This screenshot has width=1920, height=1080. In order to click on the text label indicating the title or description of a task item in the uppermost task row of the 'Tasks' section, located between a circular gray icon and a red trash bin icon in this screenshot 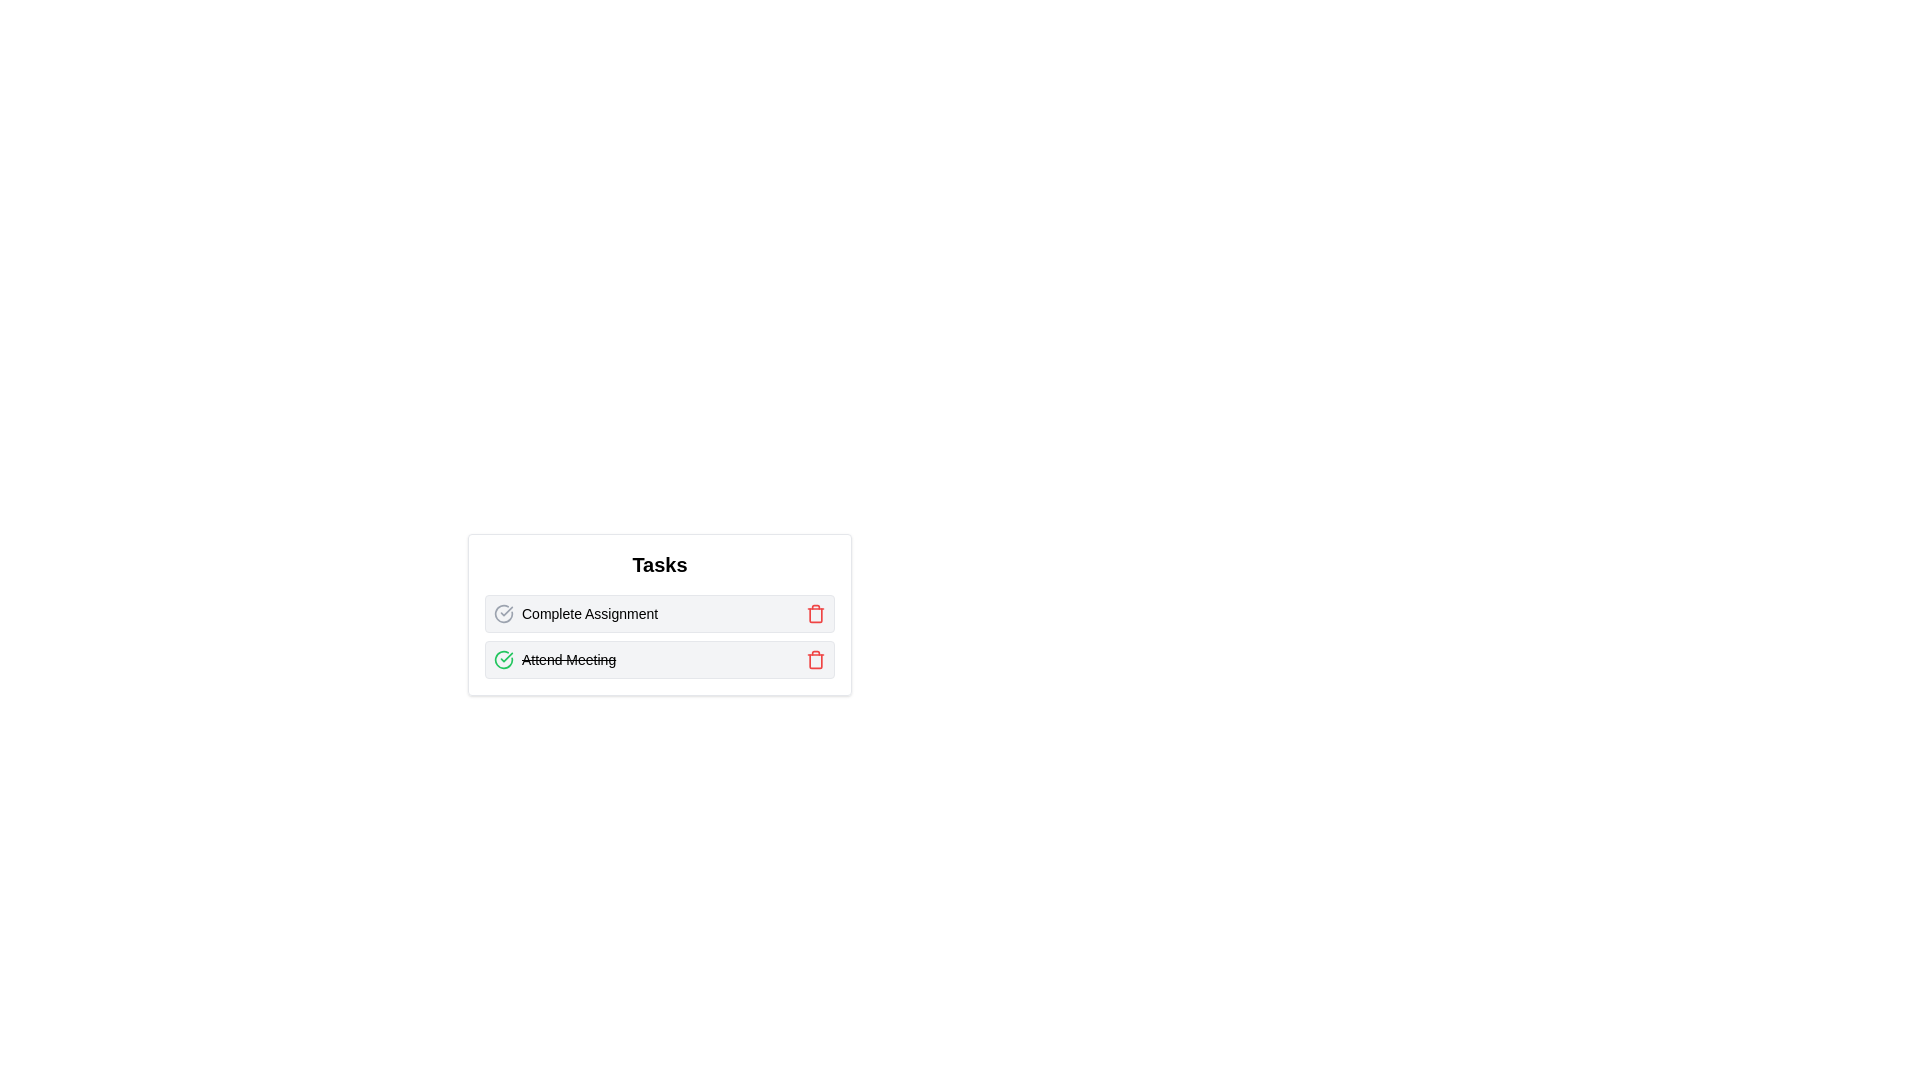, I will do `click(589, 612)`.